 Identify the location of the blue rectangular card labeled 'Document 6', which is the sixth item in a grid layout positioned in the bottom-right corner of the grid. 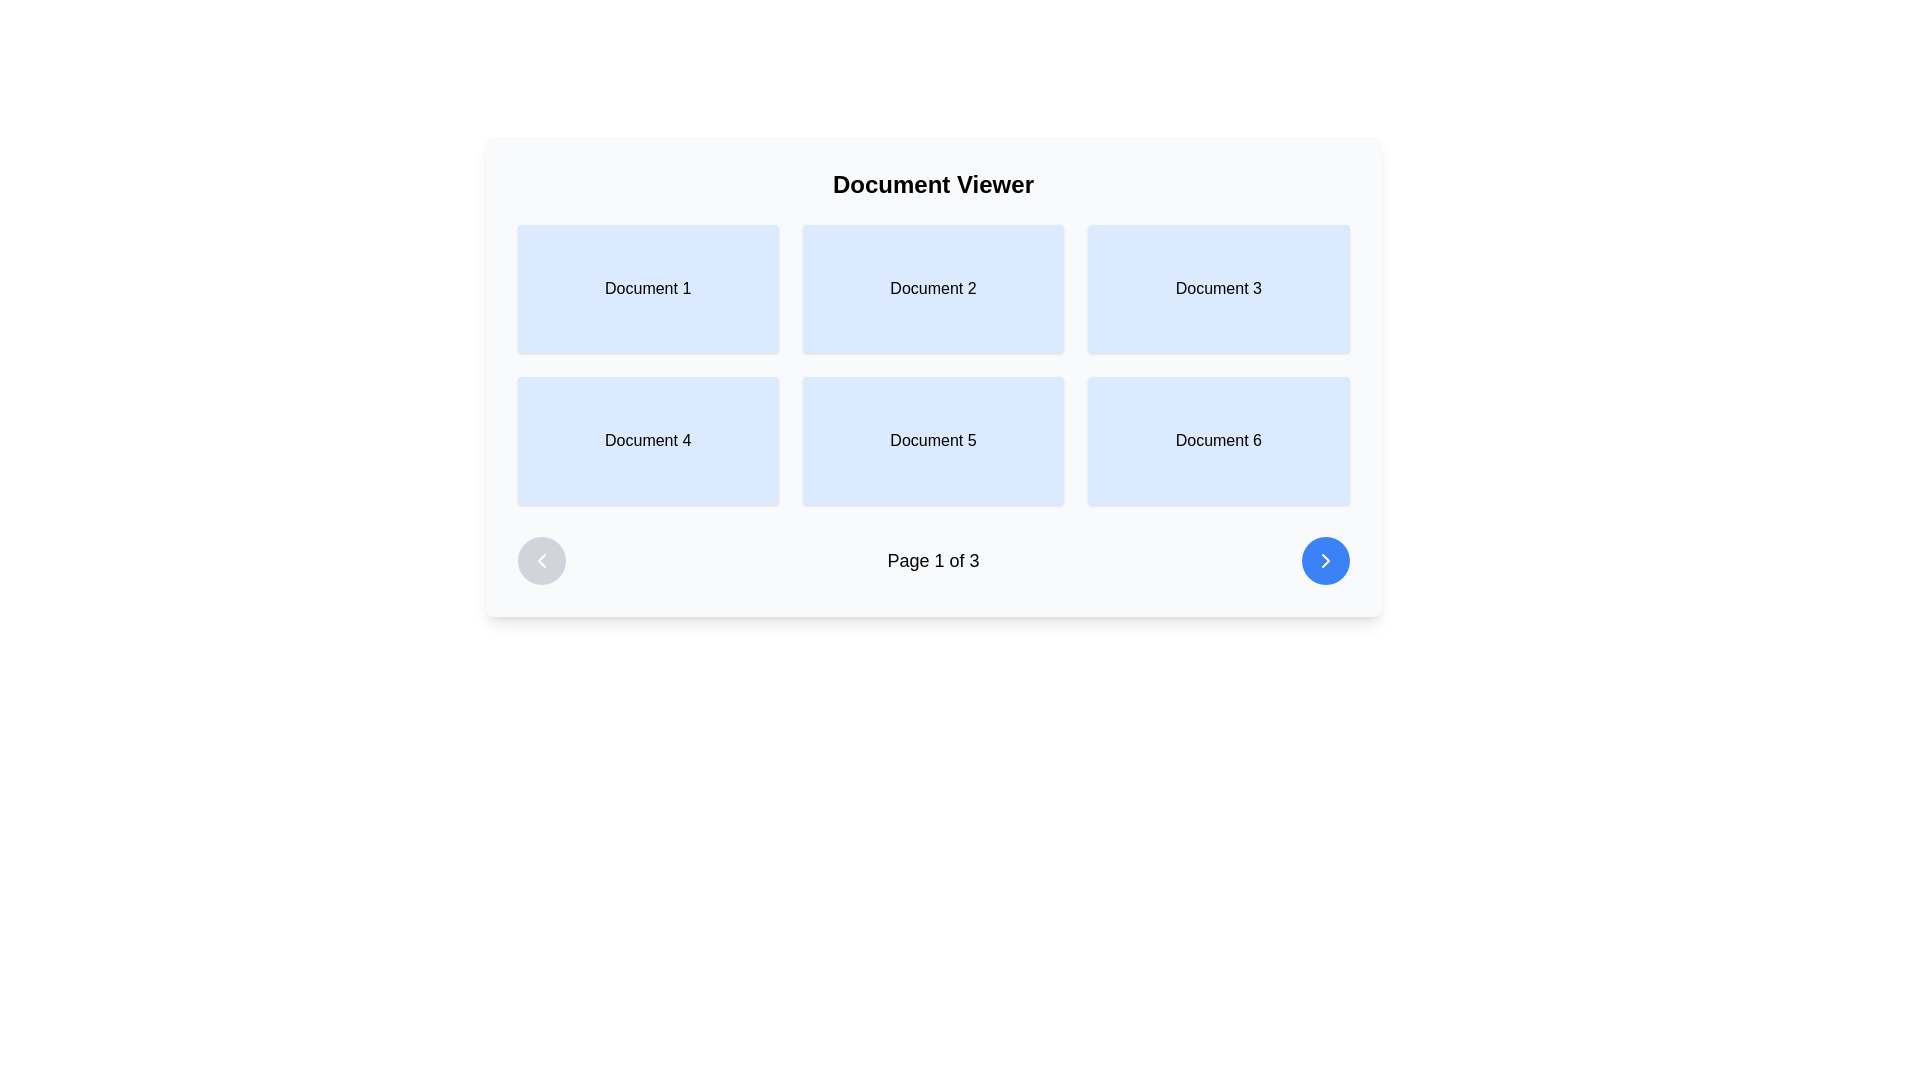
(1217, 439).